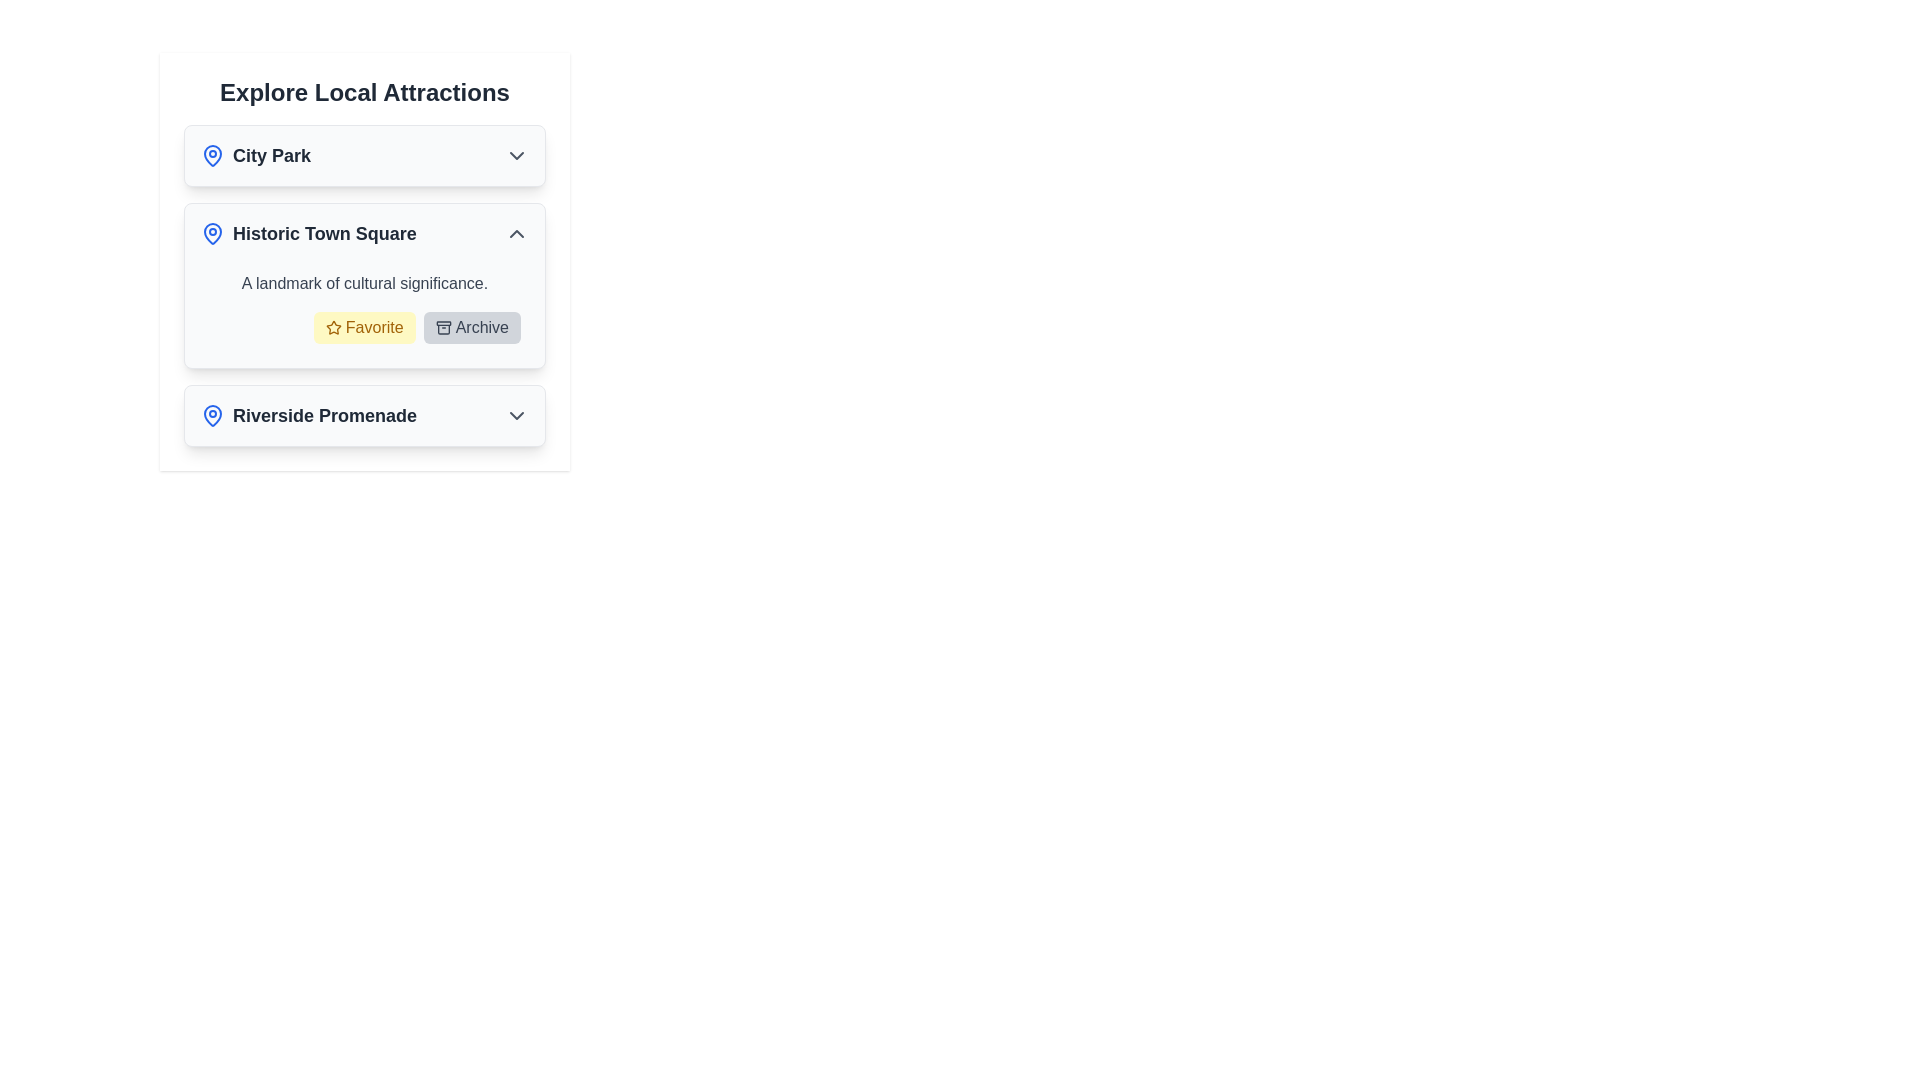 The width and height of the screenshot is (1920, 1080). What do you see at coordinates (471, 326) in the screenshot?
I see `the 'Archive' button with a light gray background and dark gray text label, located in the button group at the bottom of the 'Historic Town Square' card` at bounding box center [471, 326].